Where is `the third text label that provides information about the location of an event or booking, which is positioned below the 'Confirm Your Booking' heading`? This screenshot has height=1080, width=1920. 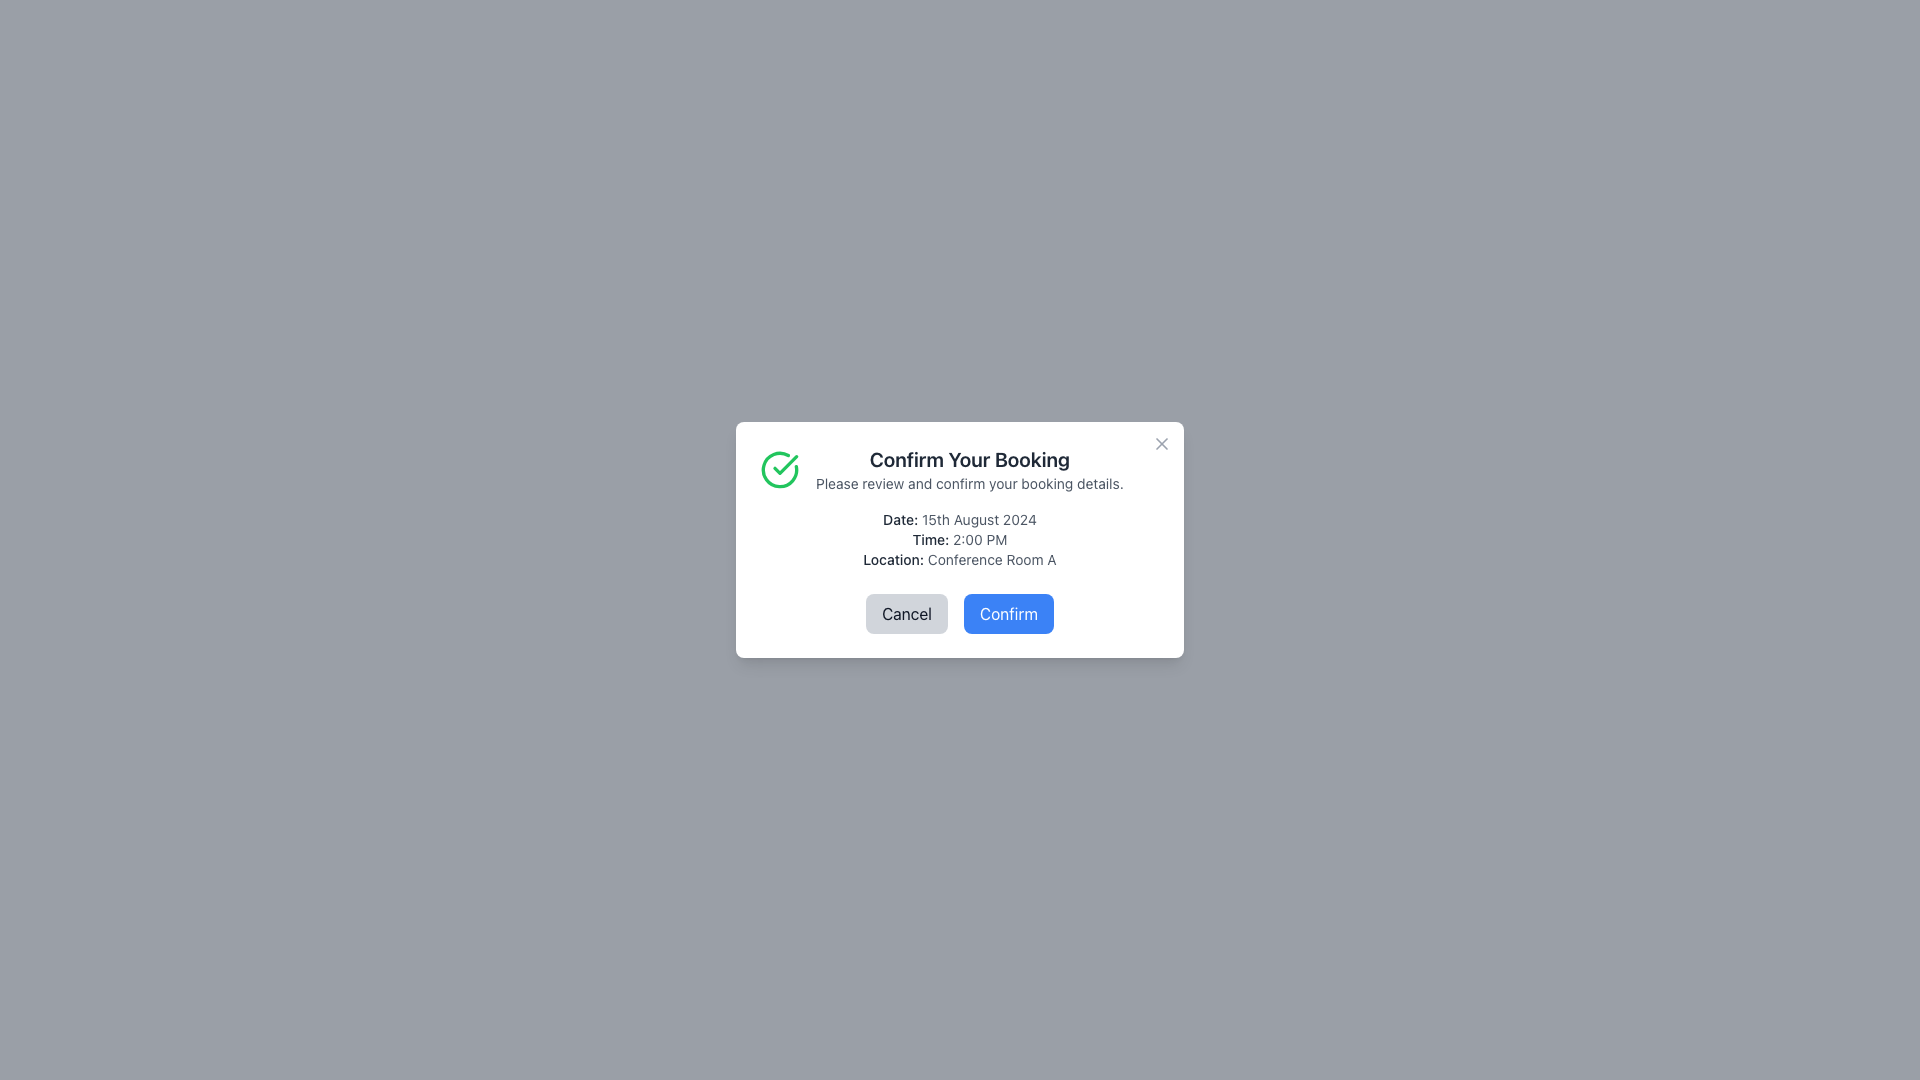
the third text label that provides information about the location of an event or booking, which is positioned below the 'Confirm Your Booking' heading is located at coordinates (960, 559).